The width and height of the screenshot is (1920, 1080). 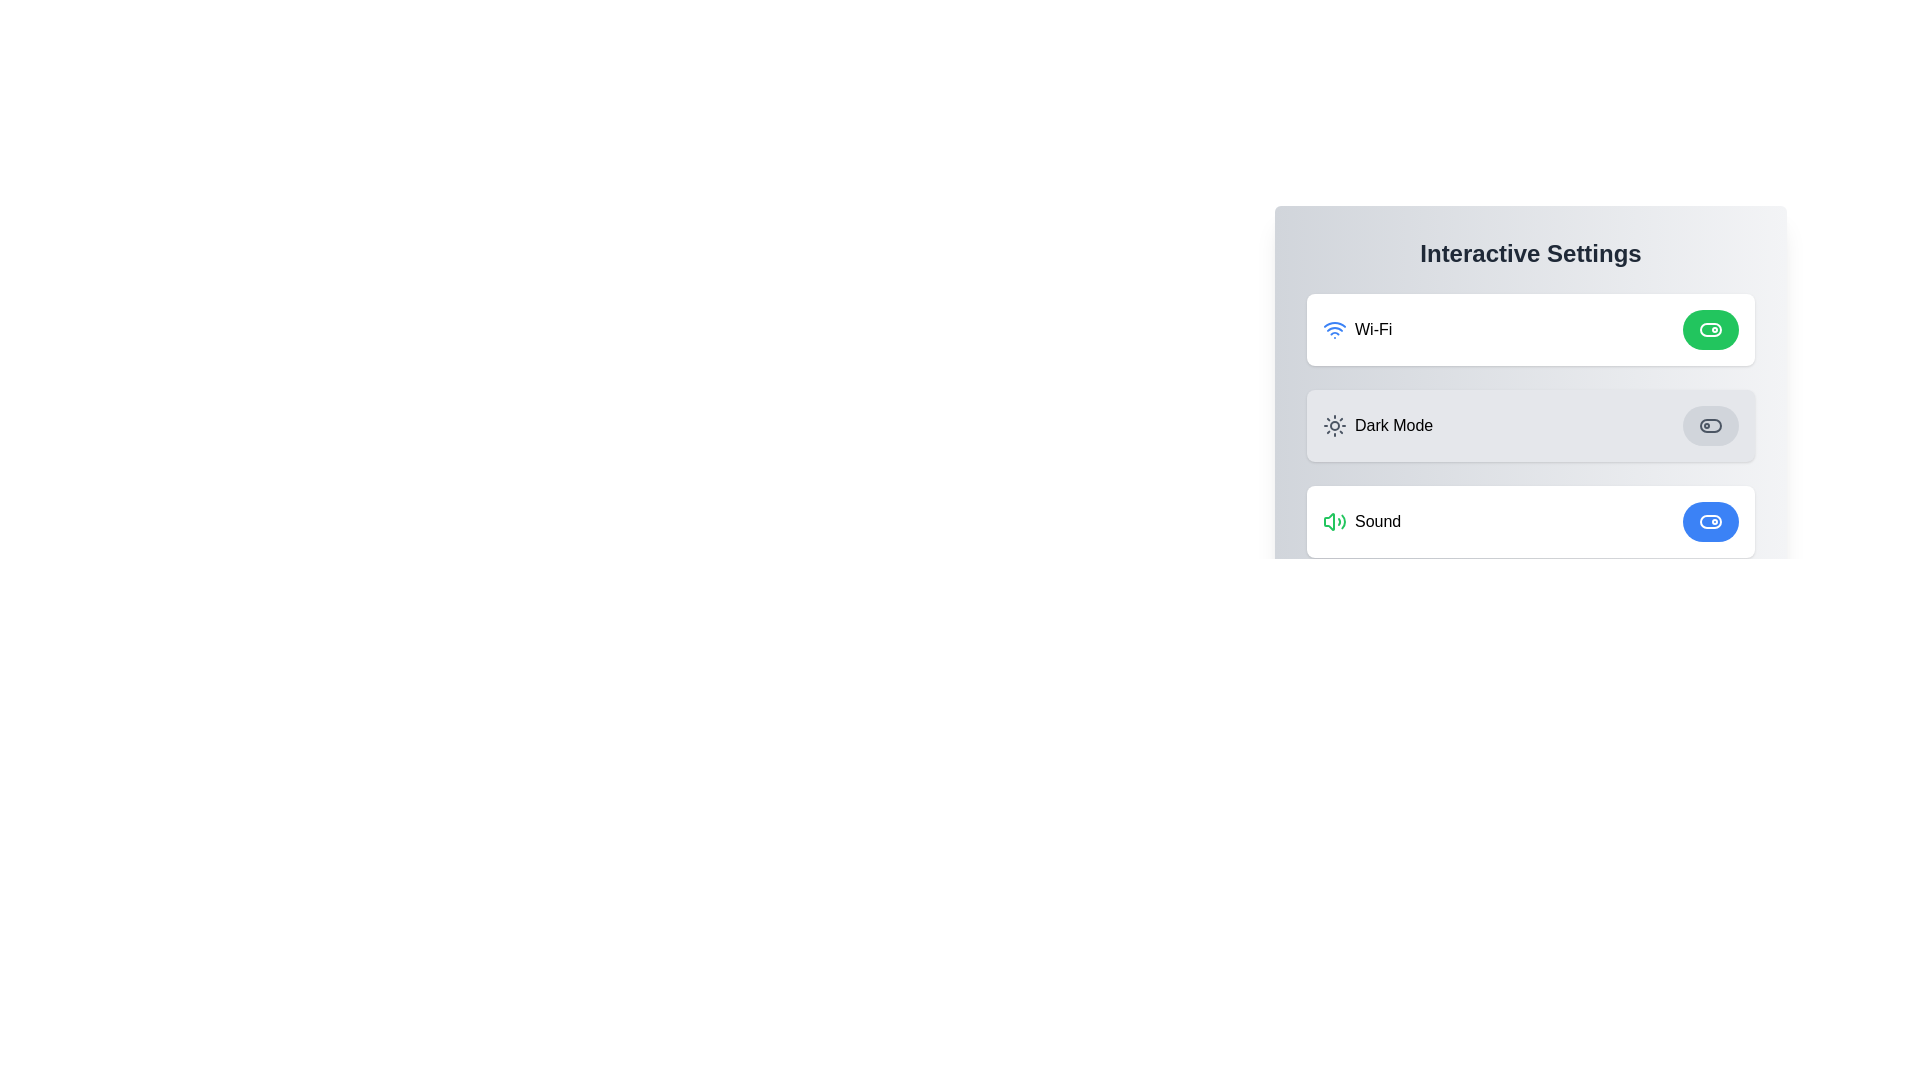 What do you see at coordinates (1709, 424) in the screenshot?
I see `the toggle switch button located to the far right of the 'Dark Mode' row in the 'Interactive Settings' interface to switch it on or off` at bounding box center [1709, 424].